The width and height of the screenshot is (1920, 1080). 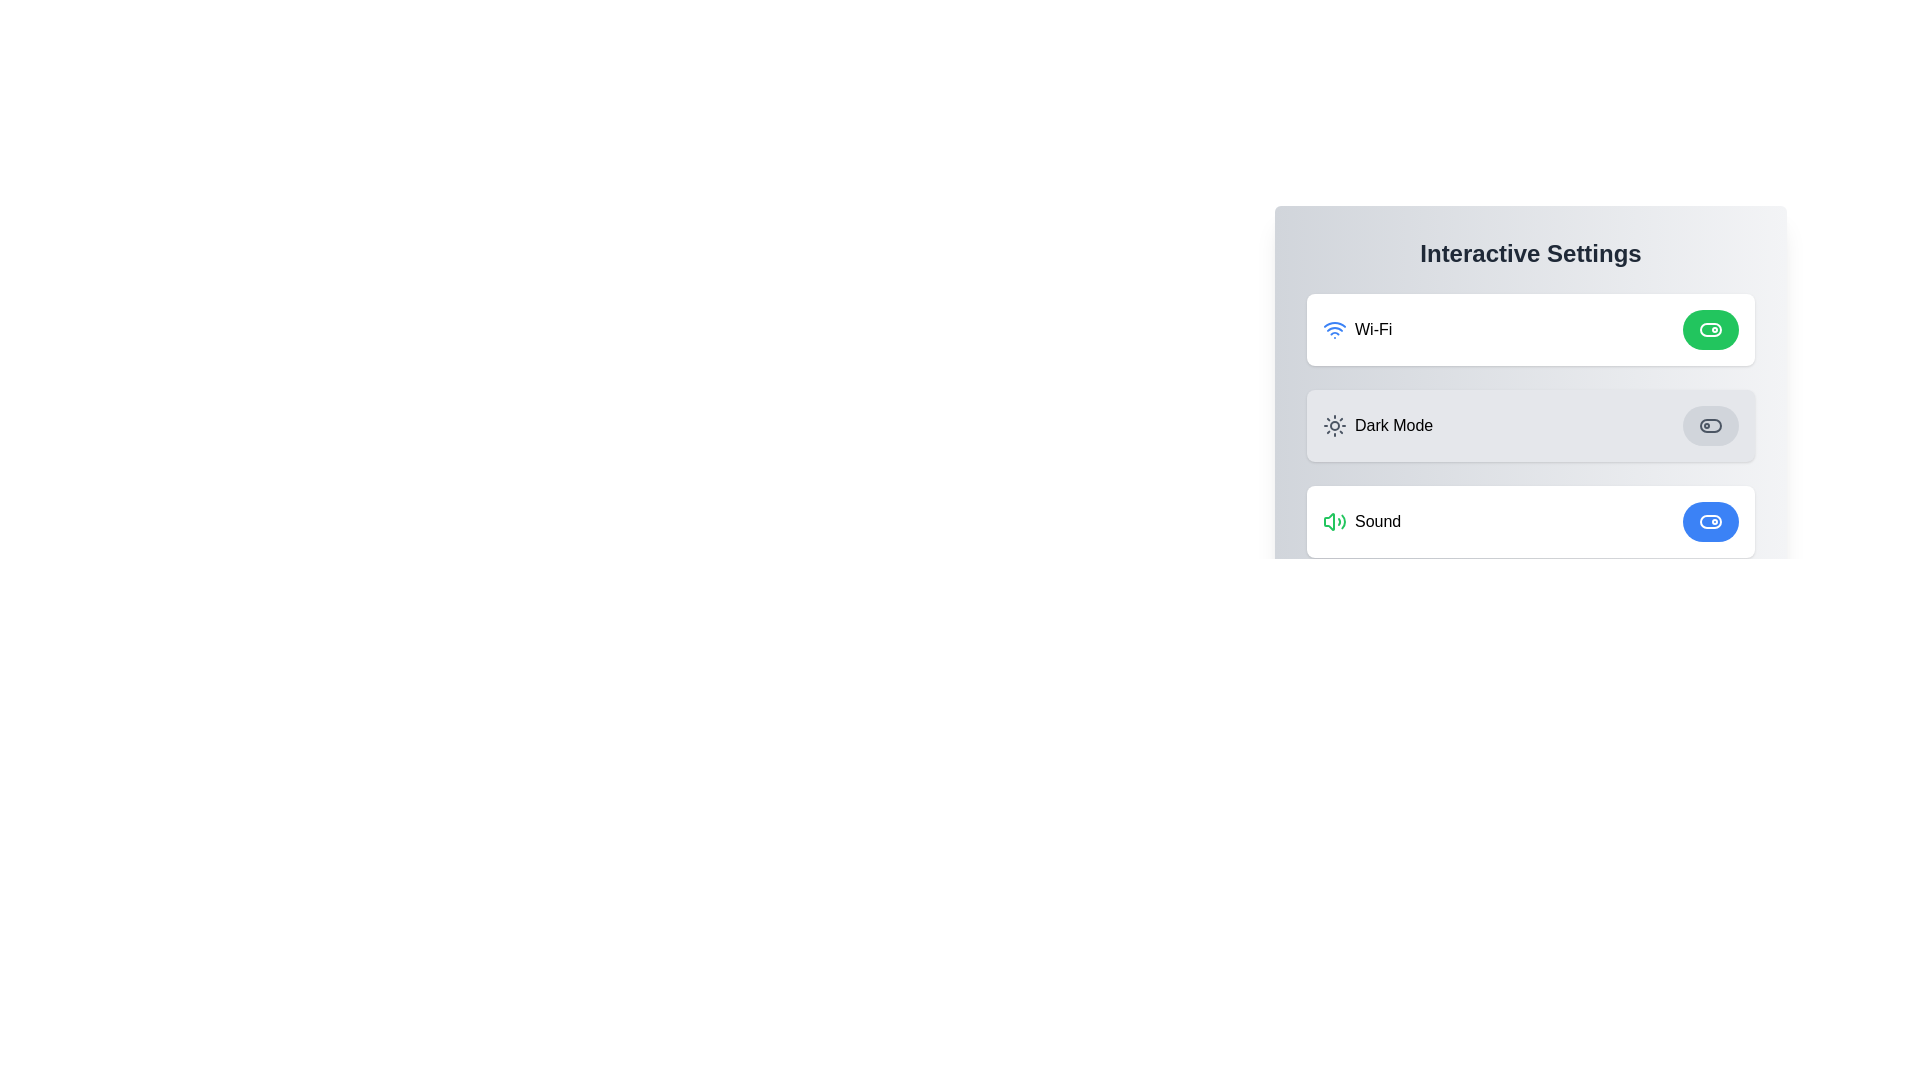 What do you see at coordinates (1709, 424) in the screenshot?
I see `the toggle switch button located to the far right of the 'Dark Mode' row in the 'Interactive Settings' interface to switch it on or off` at bounding box center [1709, 424].